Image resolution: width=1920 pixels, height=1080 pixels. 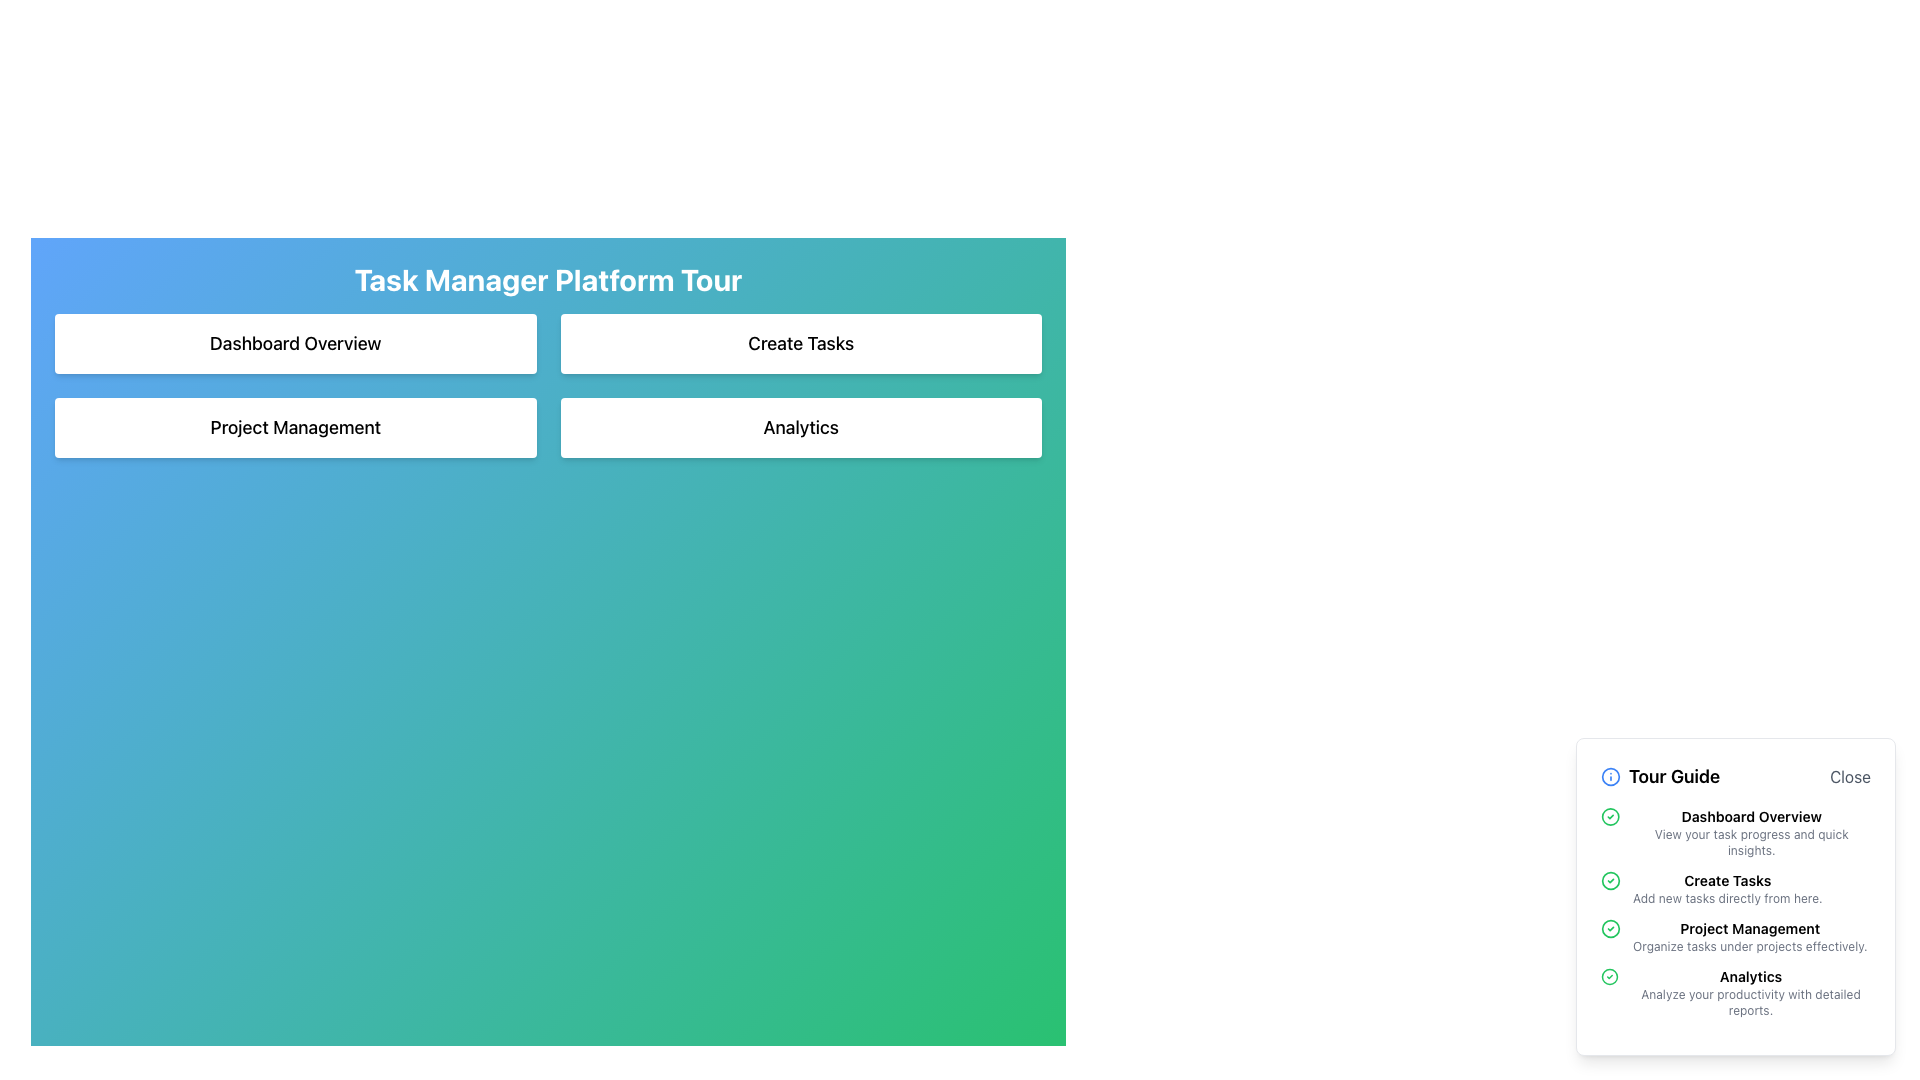 I want to click on the completed step icon located in the guide panel, which is positioned to the left of the text 'Create TasksAdd new tasks directly from here.', so click(x=1611, y=879).